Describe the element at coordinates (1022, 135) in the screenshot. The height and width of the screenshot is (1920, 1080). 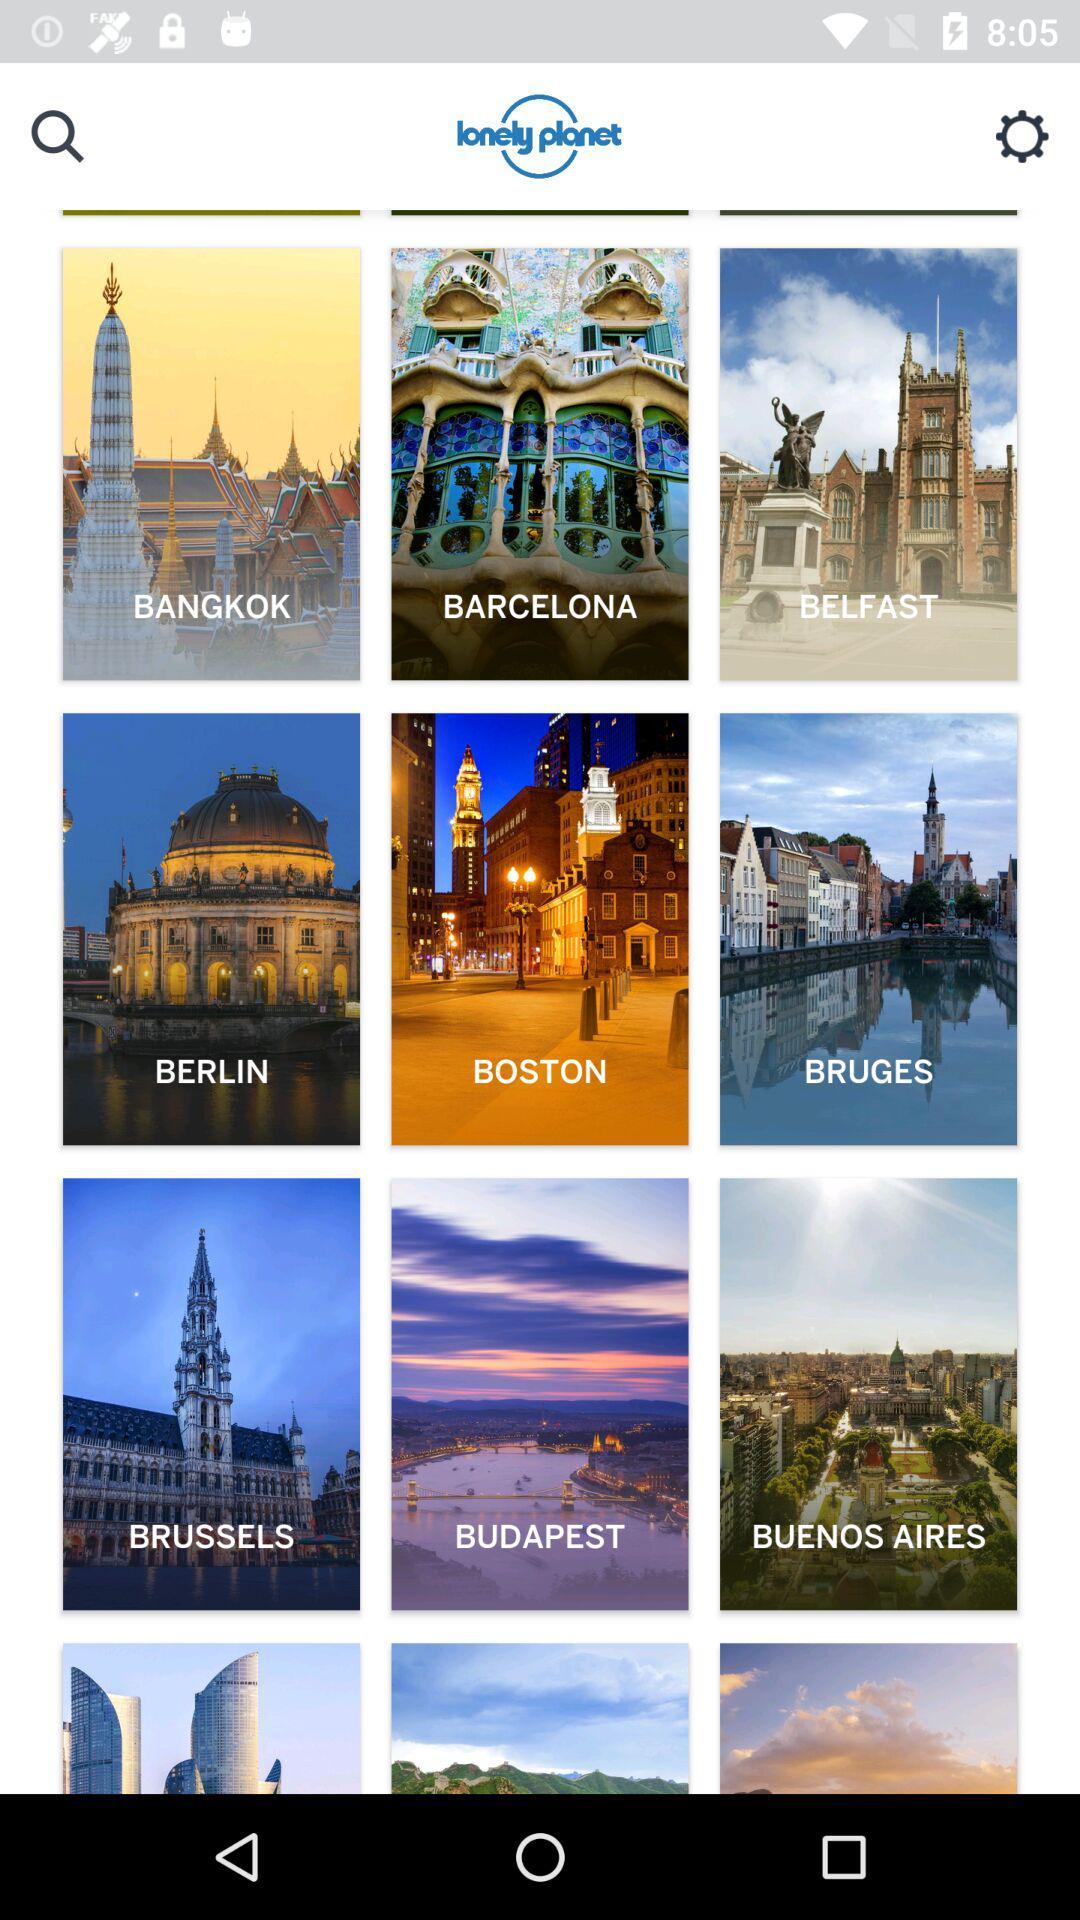
I see `the settings icon` at that location.